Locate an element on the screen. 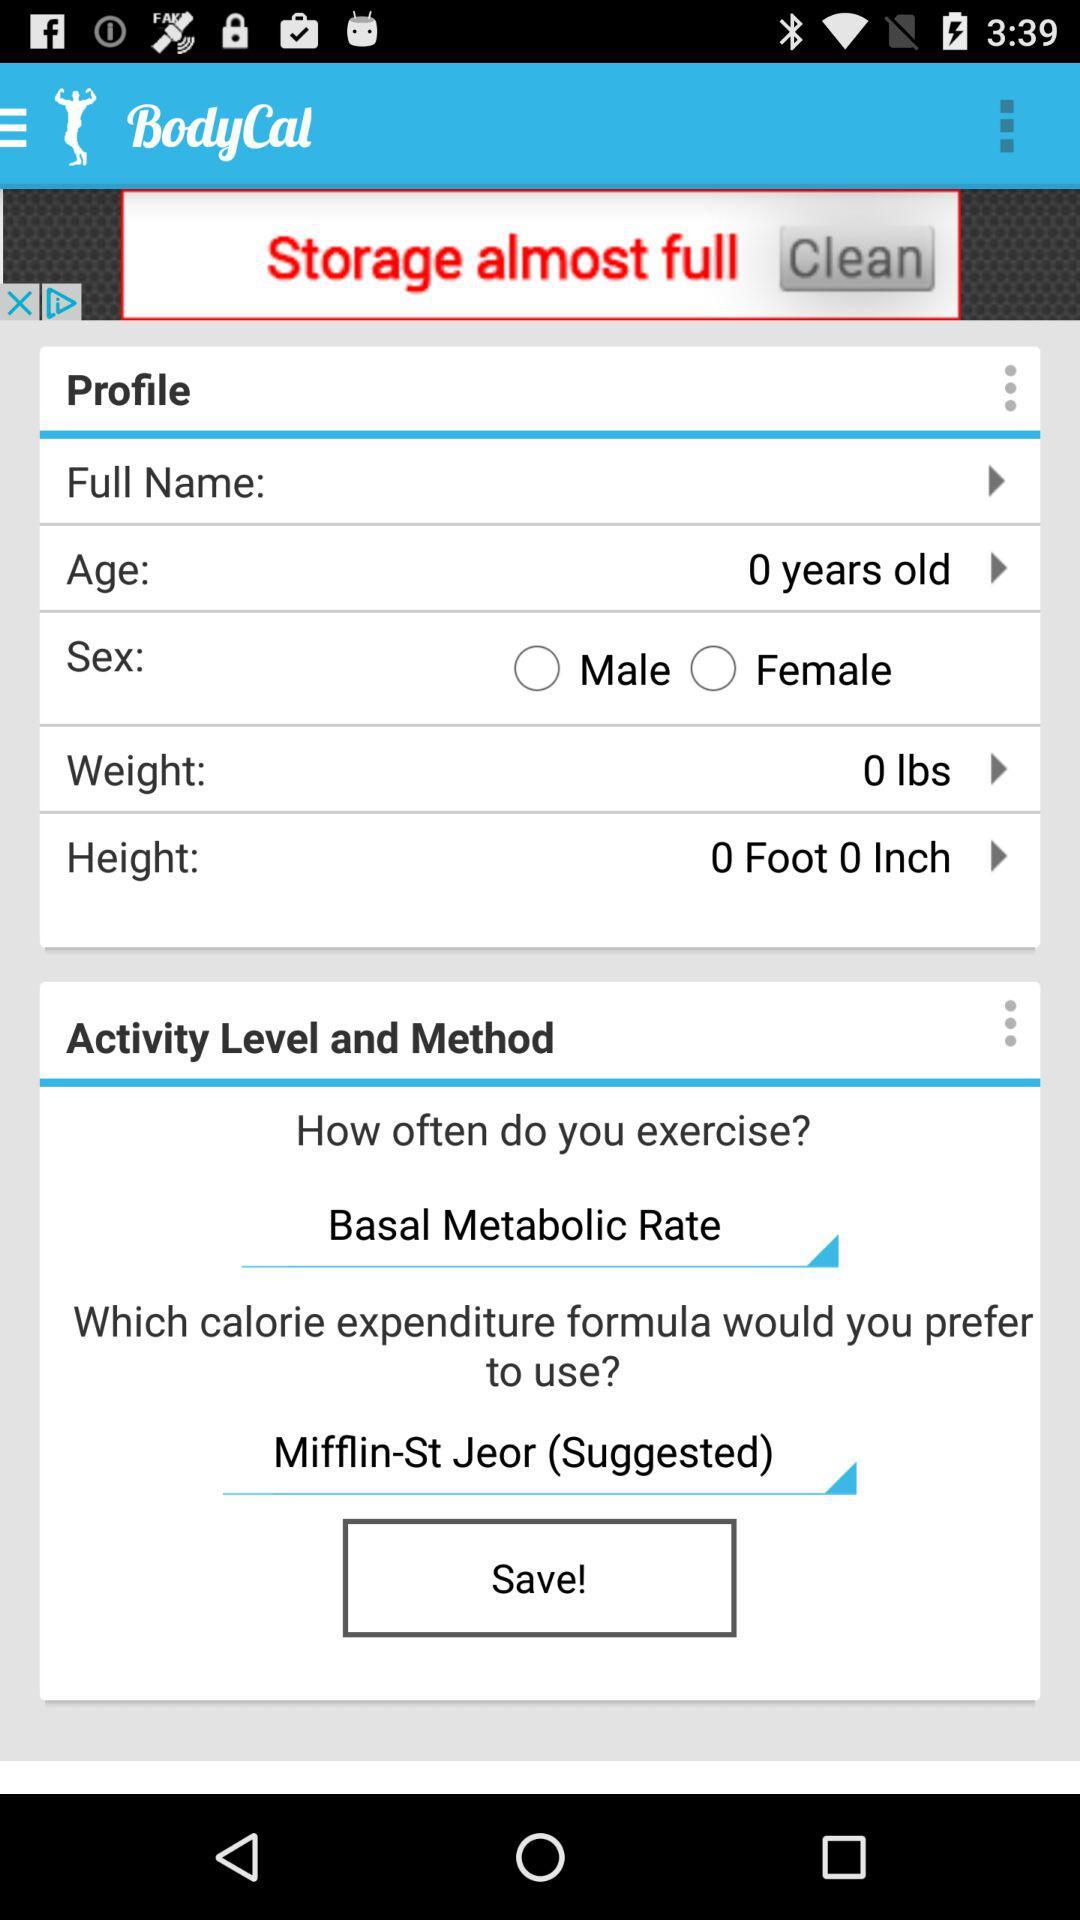 The image size is (1080, 1920). free space on smartphone is located at coordinates (540, 253).